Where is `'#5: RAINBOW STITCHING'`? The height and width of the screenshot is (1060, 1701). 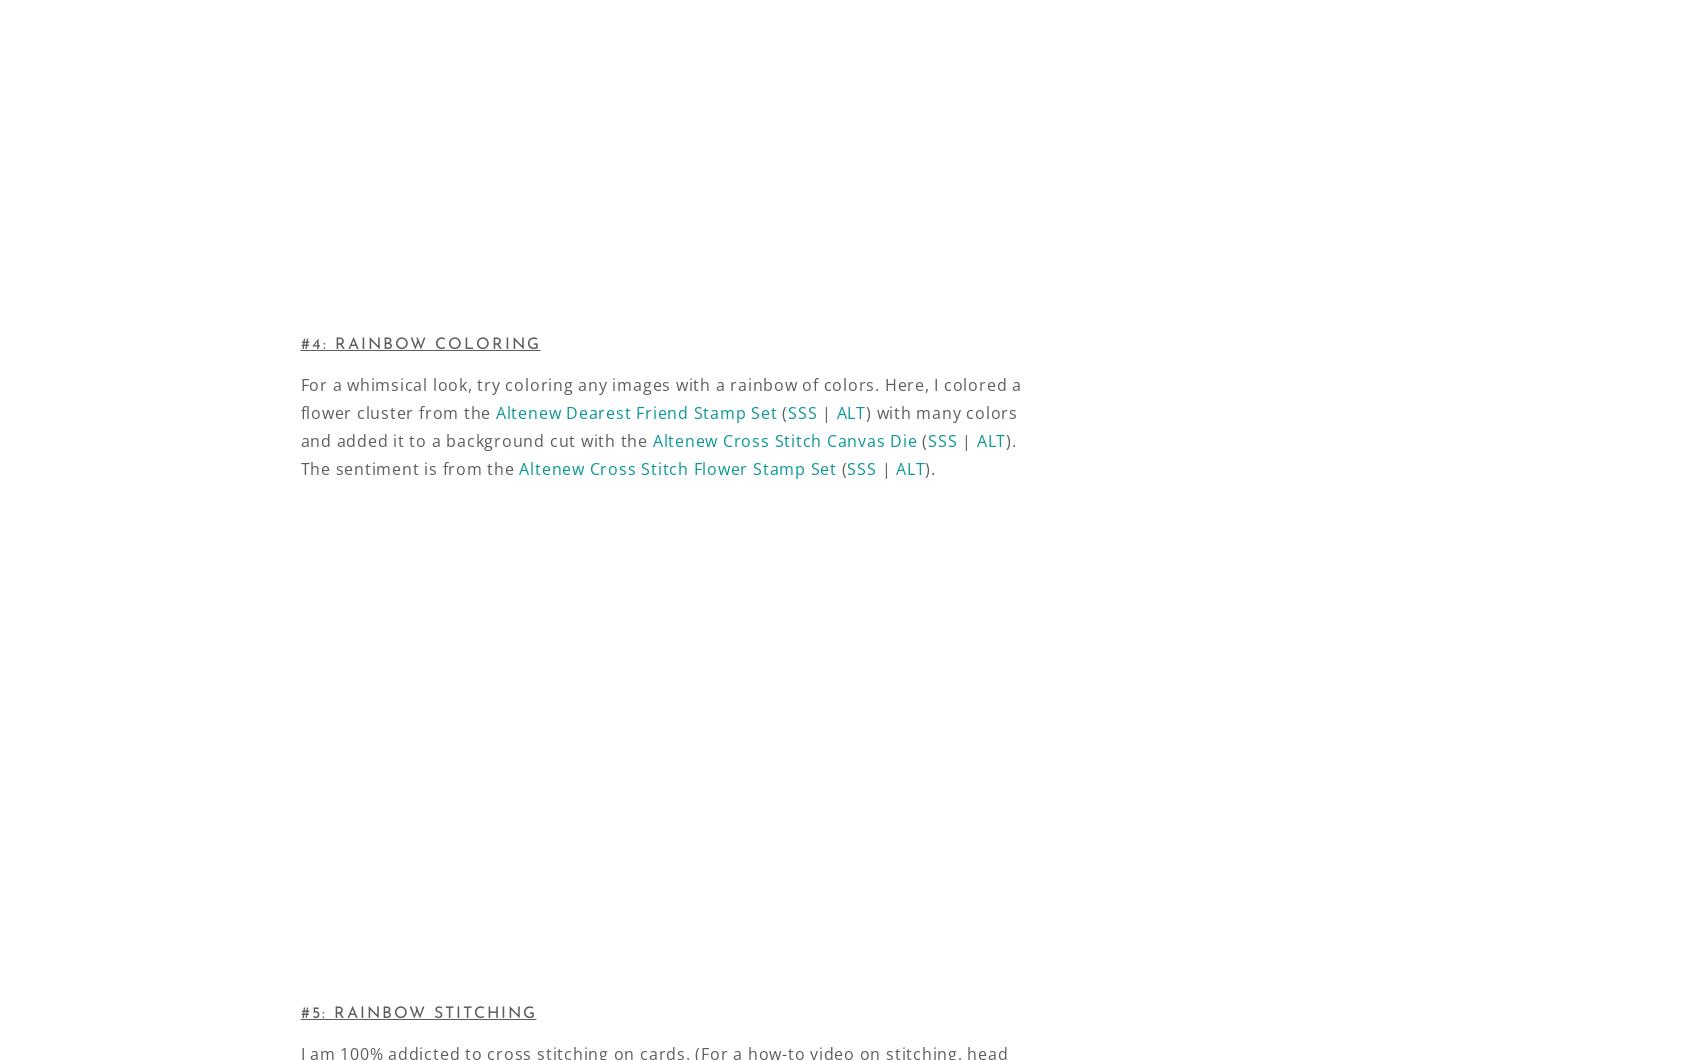
'#5: RAINBOW STITCHING' is located at coordinates (416, 1012).